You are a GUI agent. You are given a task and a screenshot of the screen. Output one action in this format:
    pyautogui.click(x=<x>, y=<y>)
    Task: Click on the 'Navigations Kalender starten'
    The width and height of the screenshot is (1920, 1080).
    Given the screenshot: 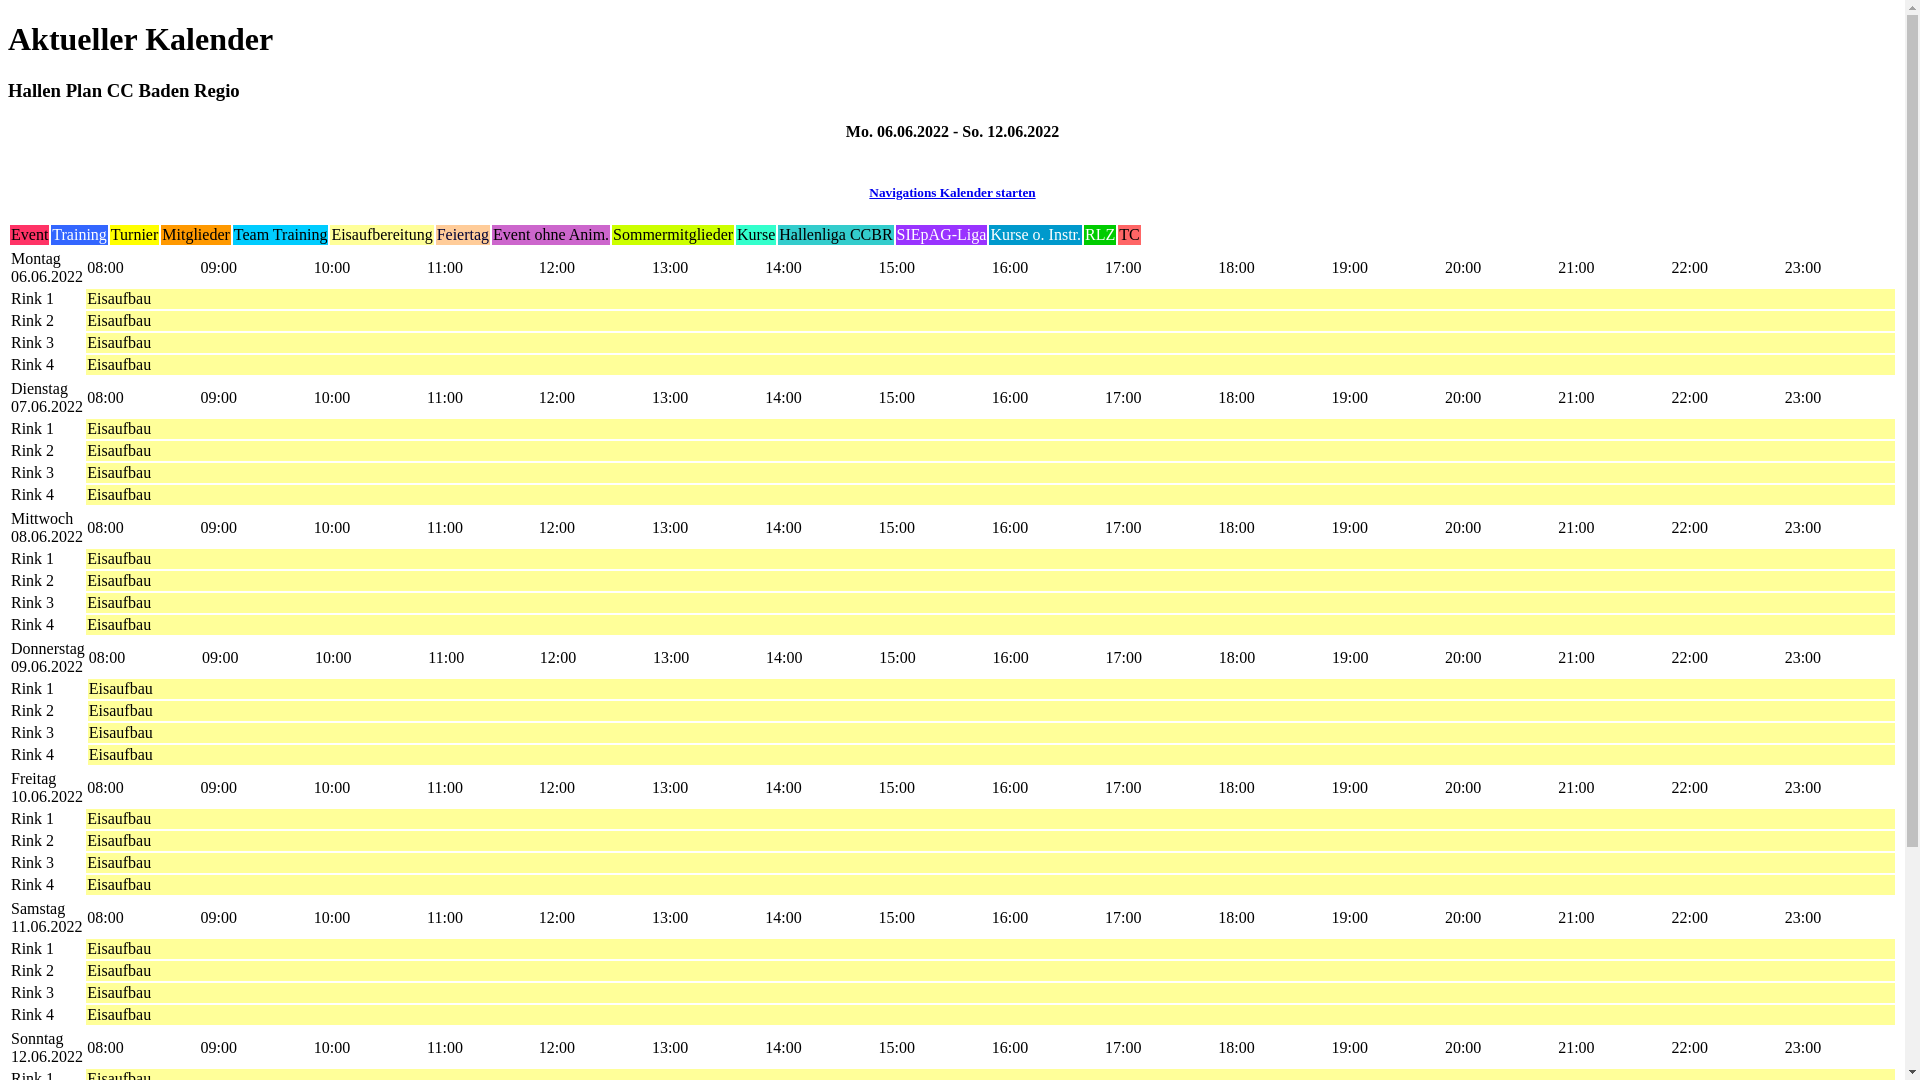 What is the action you would take?
    pyautogui.click(x=950, y=192)
    